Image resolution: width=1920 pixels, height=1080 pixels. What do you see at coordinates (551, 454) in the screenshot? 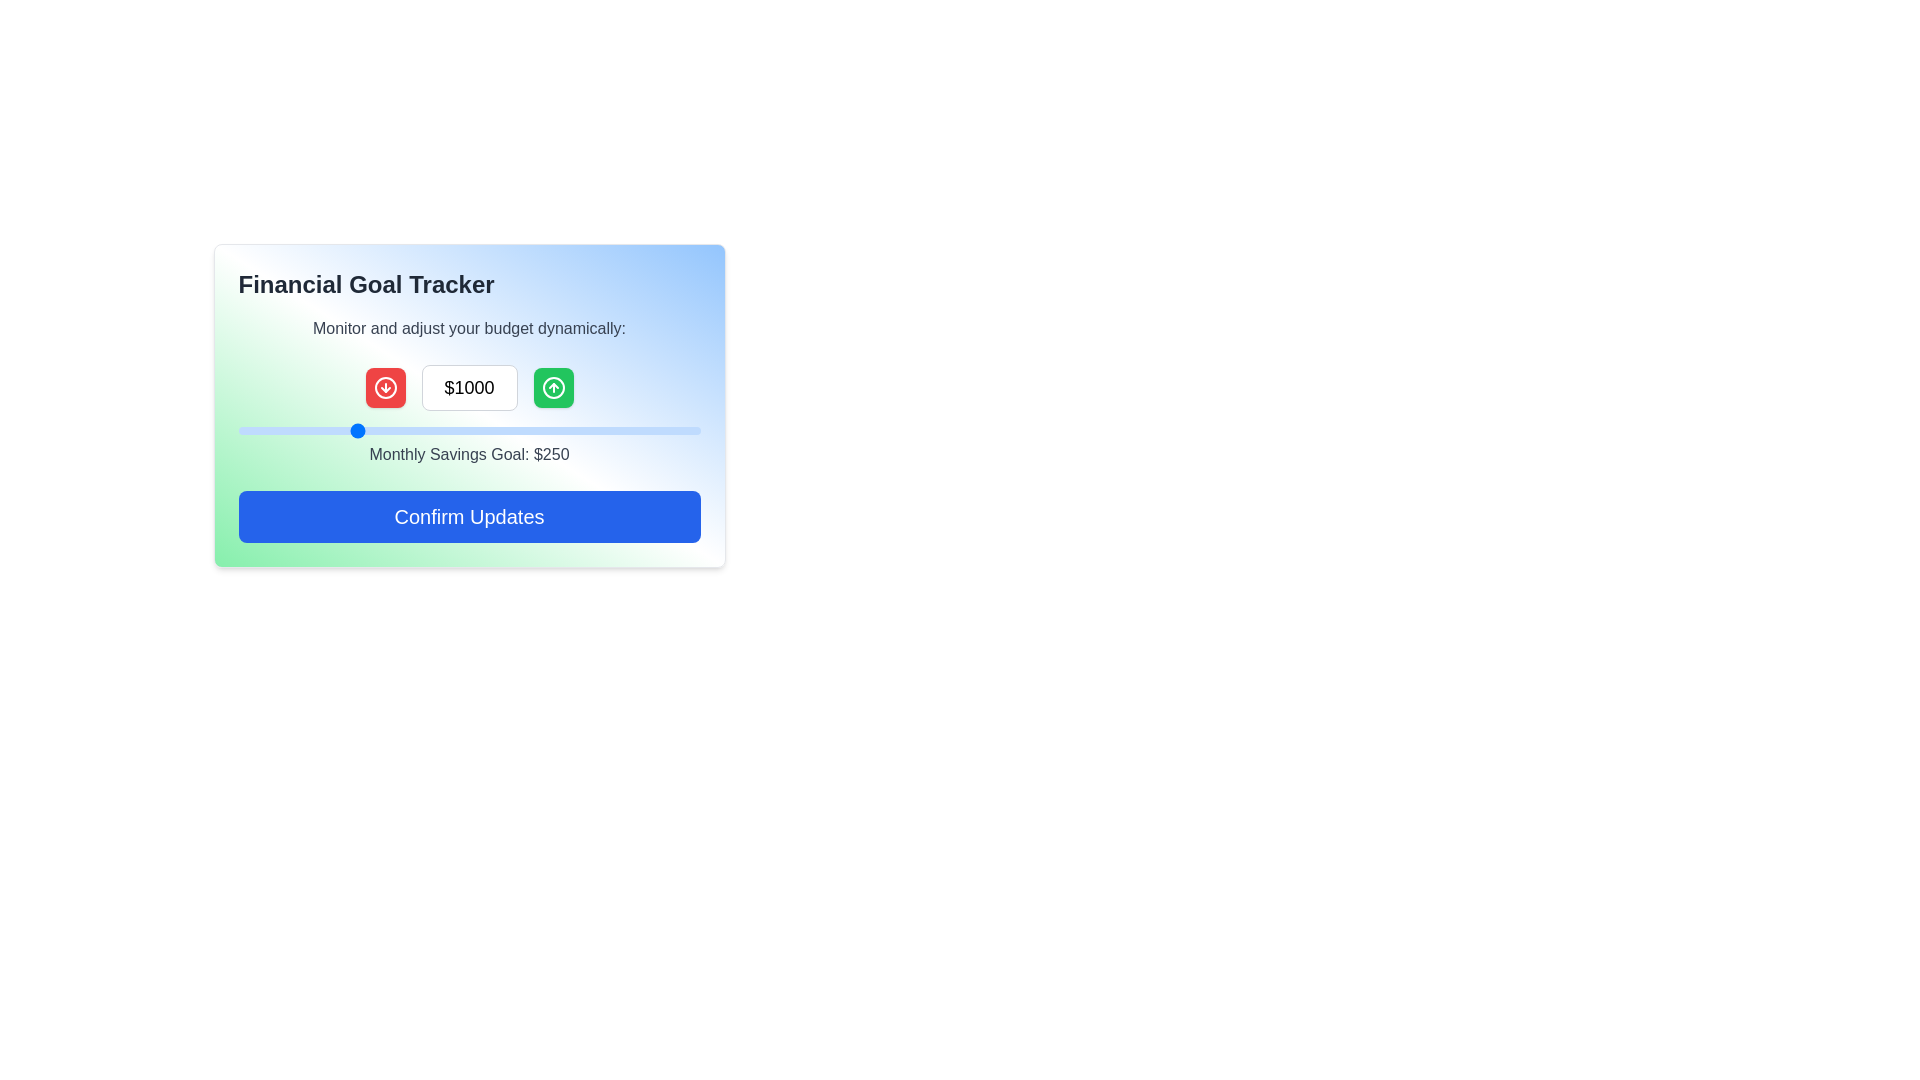
I see `value displayed in the bold text component showing '$250' which is part of the 'Monthly Savings Goal' contextual description` at bounding box center [551, 454].